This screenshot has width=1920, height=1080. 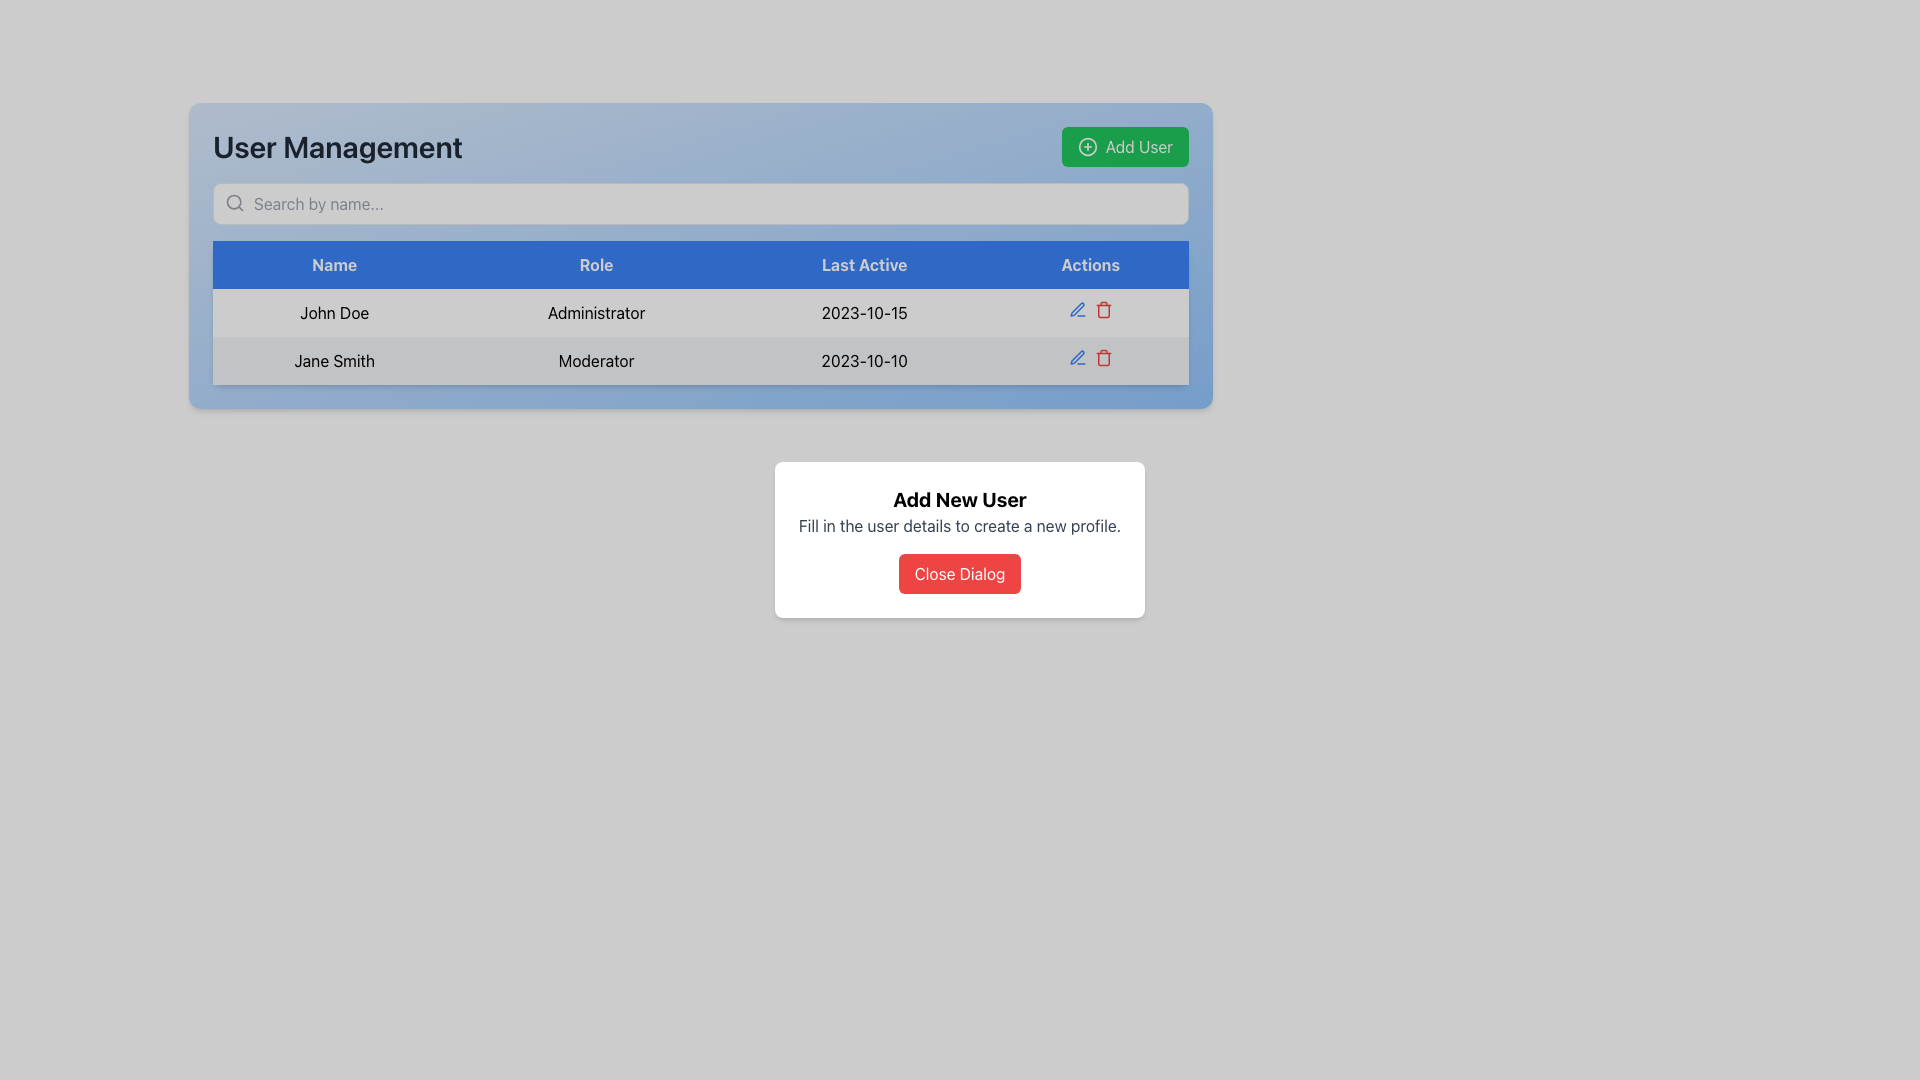 I want to click on the text display that reads 'Fill in the user details to create a new profile.' which is located below the title 'Add New User' and above the 'Close Dialog' button, so click(x=960, y=524).